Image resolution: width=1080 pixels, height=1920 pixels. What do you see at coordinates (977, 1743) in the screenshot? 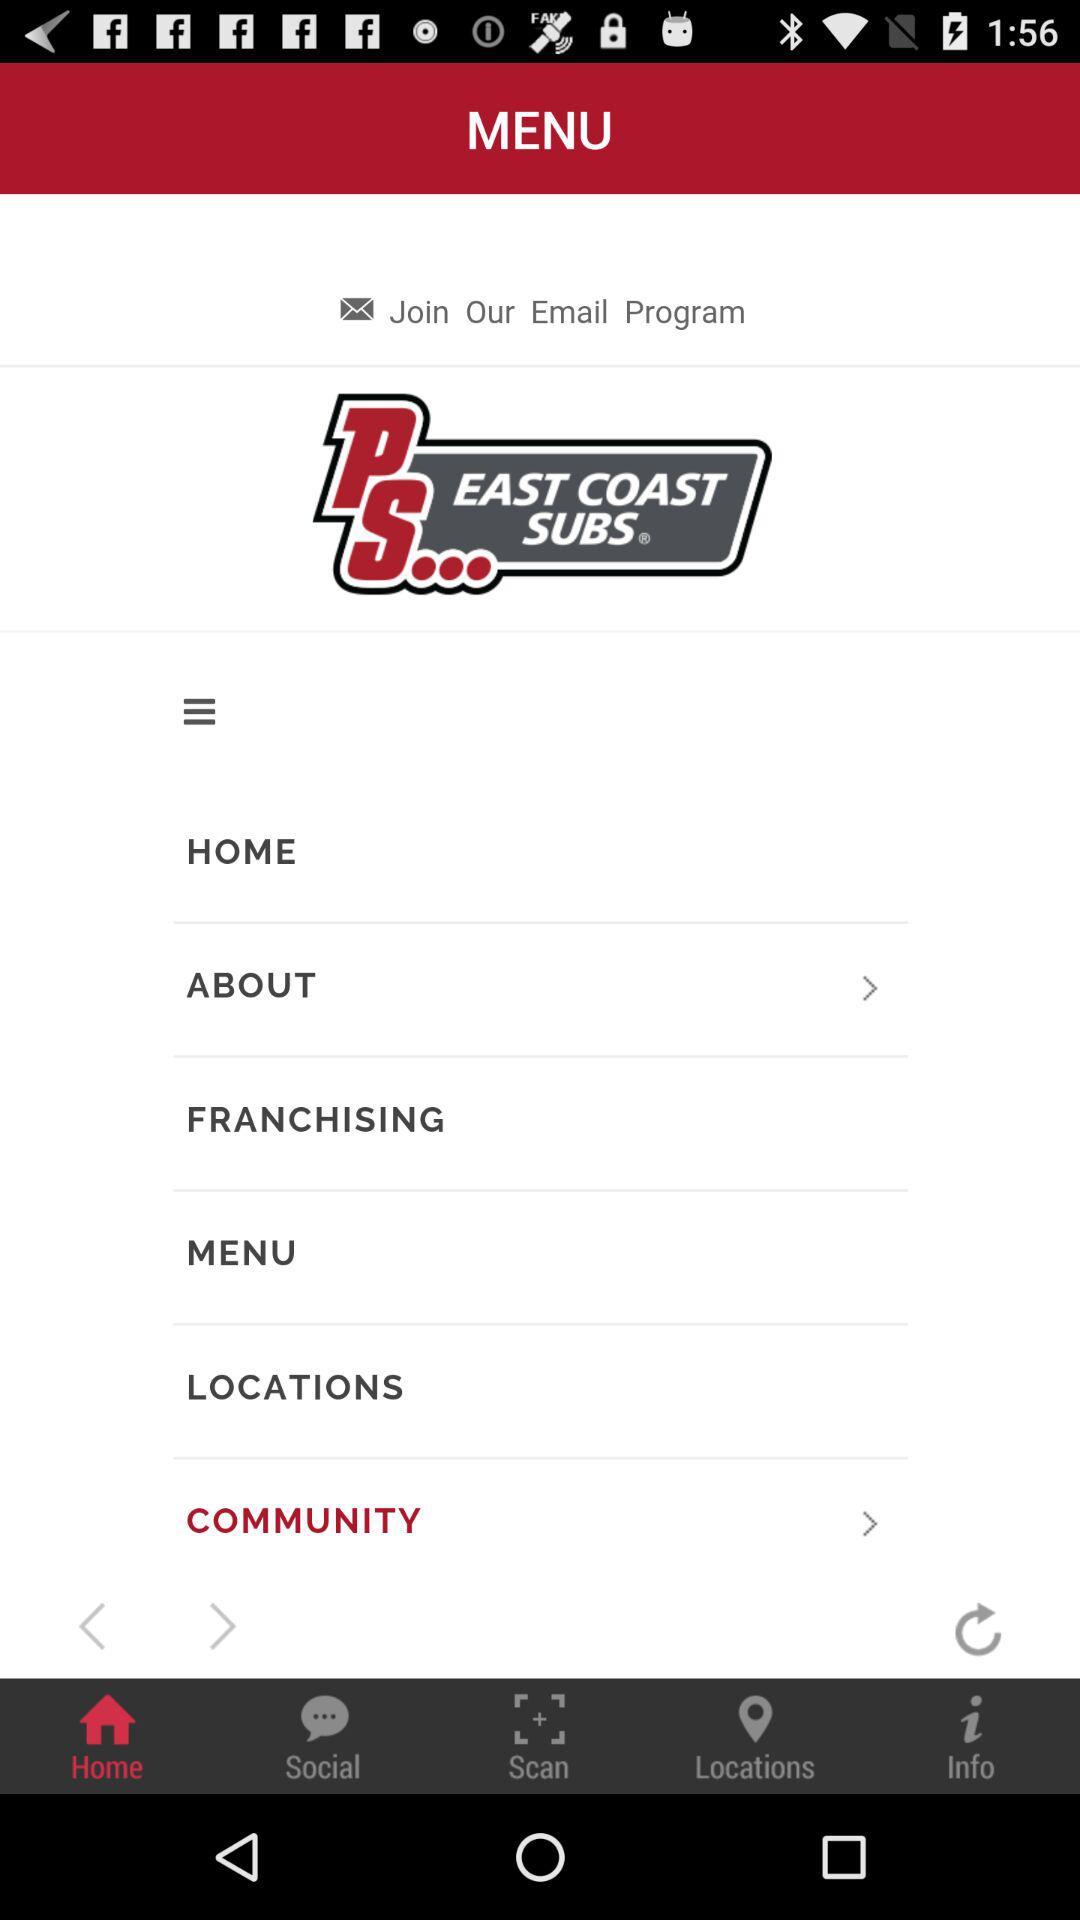
I see `the refresh icon` at bounding box center [977, 1743].